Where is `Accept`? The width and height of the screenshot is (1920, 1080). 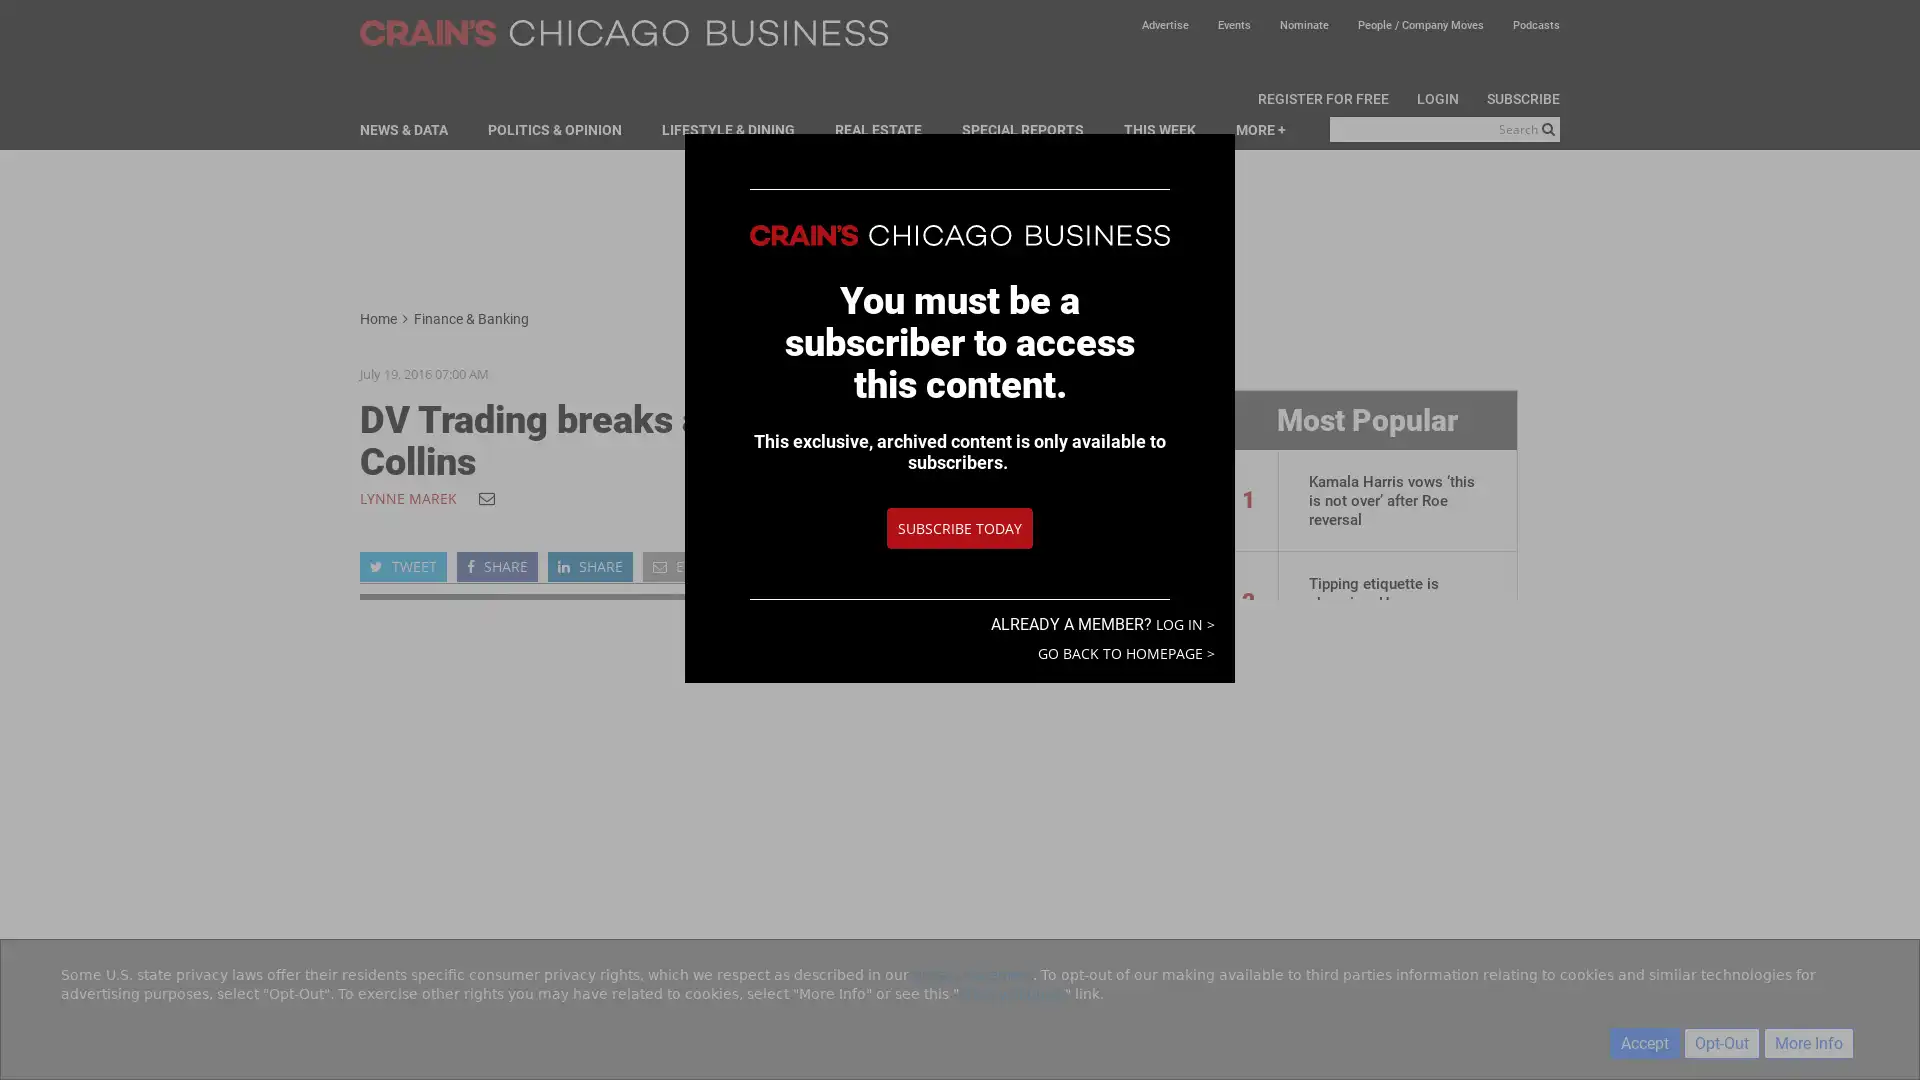
Accept is located at coordinates (1645, 1042).